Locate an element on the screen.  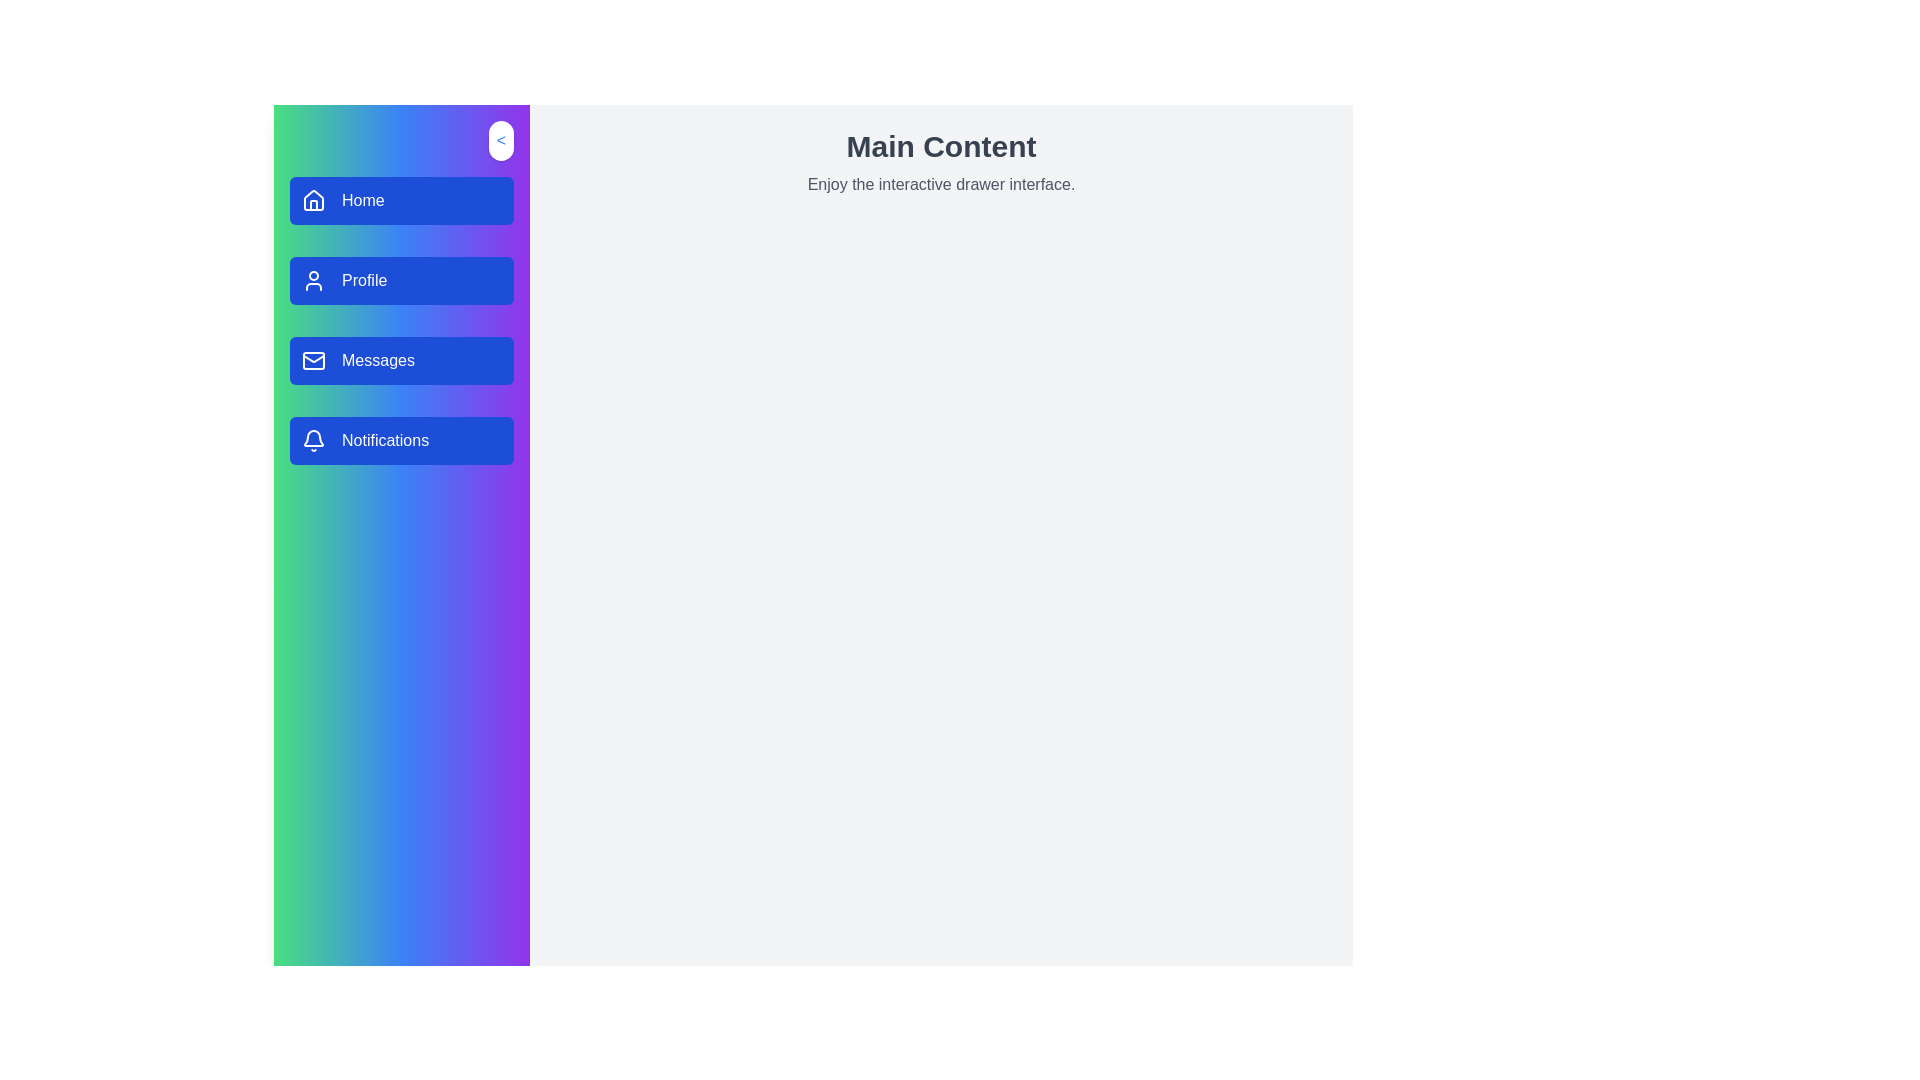
the 'Messages' icon located in the third position from the top of the sidebar is located at coordinates (312, 357).